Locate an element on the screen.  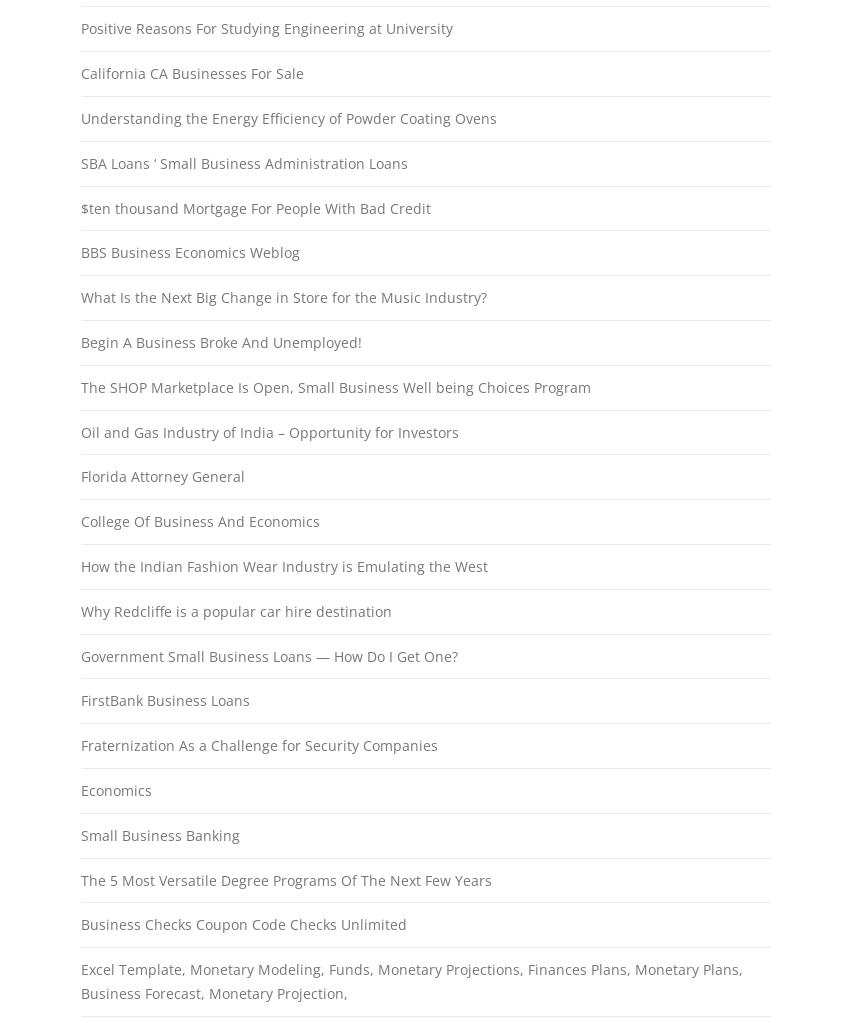
'Begin A Business Broke And Unemployed!' is located at coordinates (220, 341).